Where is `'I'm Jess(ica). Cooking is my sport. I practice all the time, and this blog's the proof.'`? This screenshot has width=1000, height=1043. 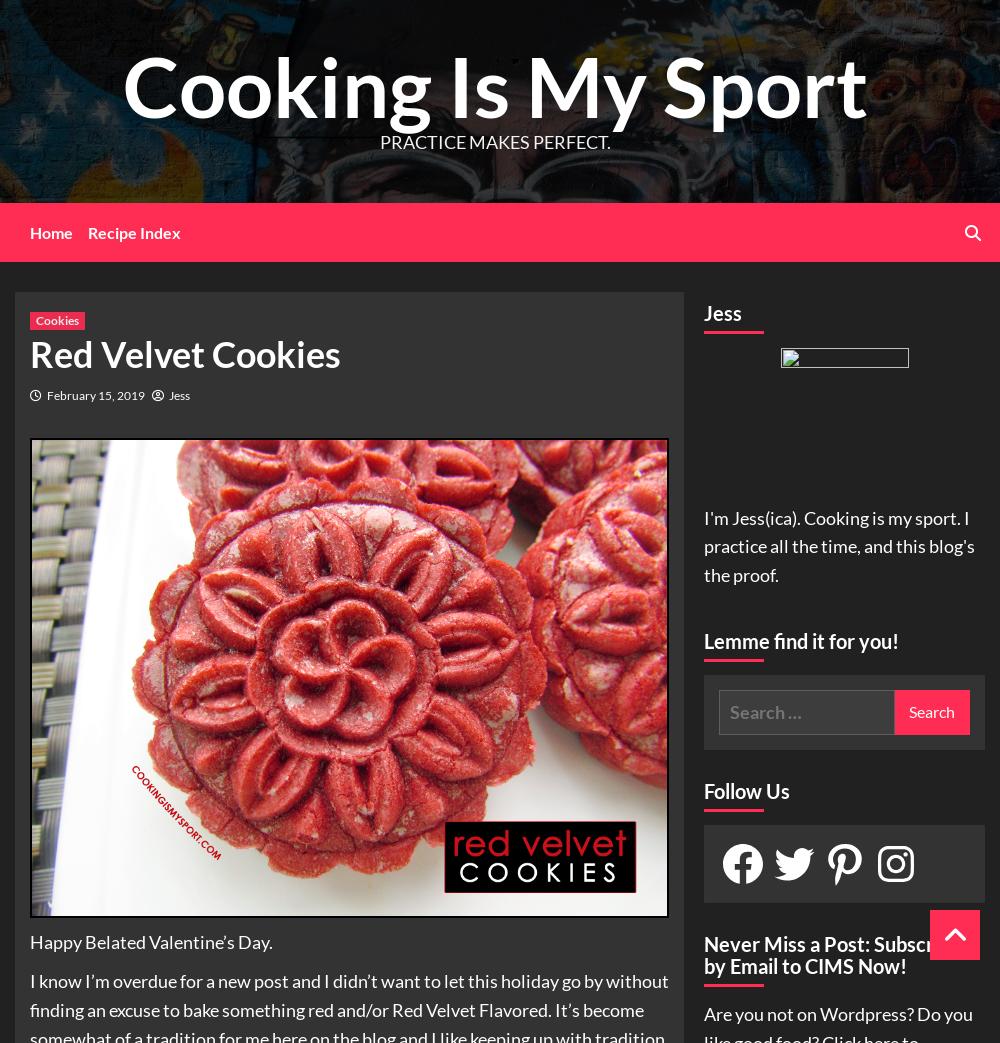
'I'm Jess(ica). Cooking is my sport. I practice all the time, and this blog's the proof.' is located at coordinates (703, 546).